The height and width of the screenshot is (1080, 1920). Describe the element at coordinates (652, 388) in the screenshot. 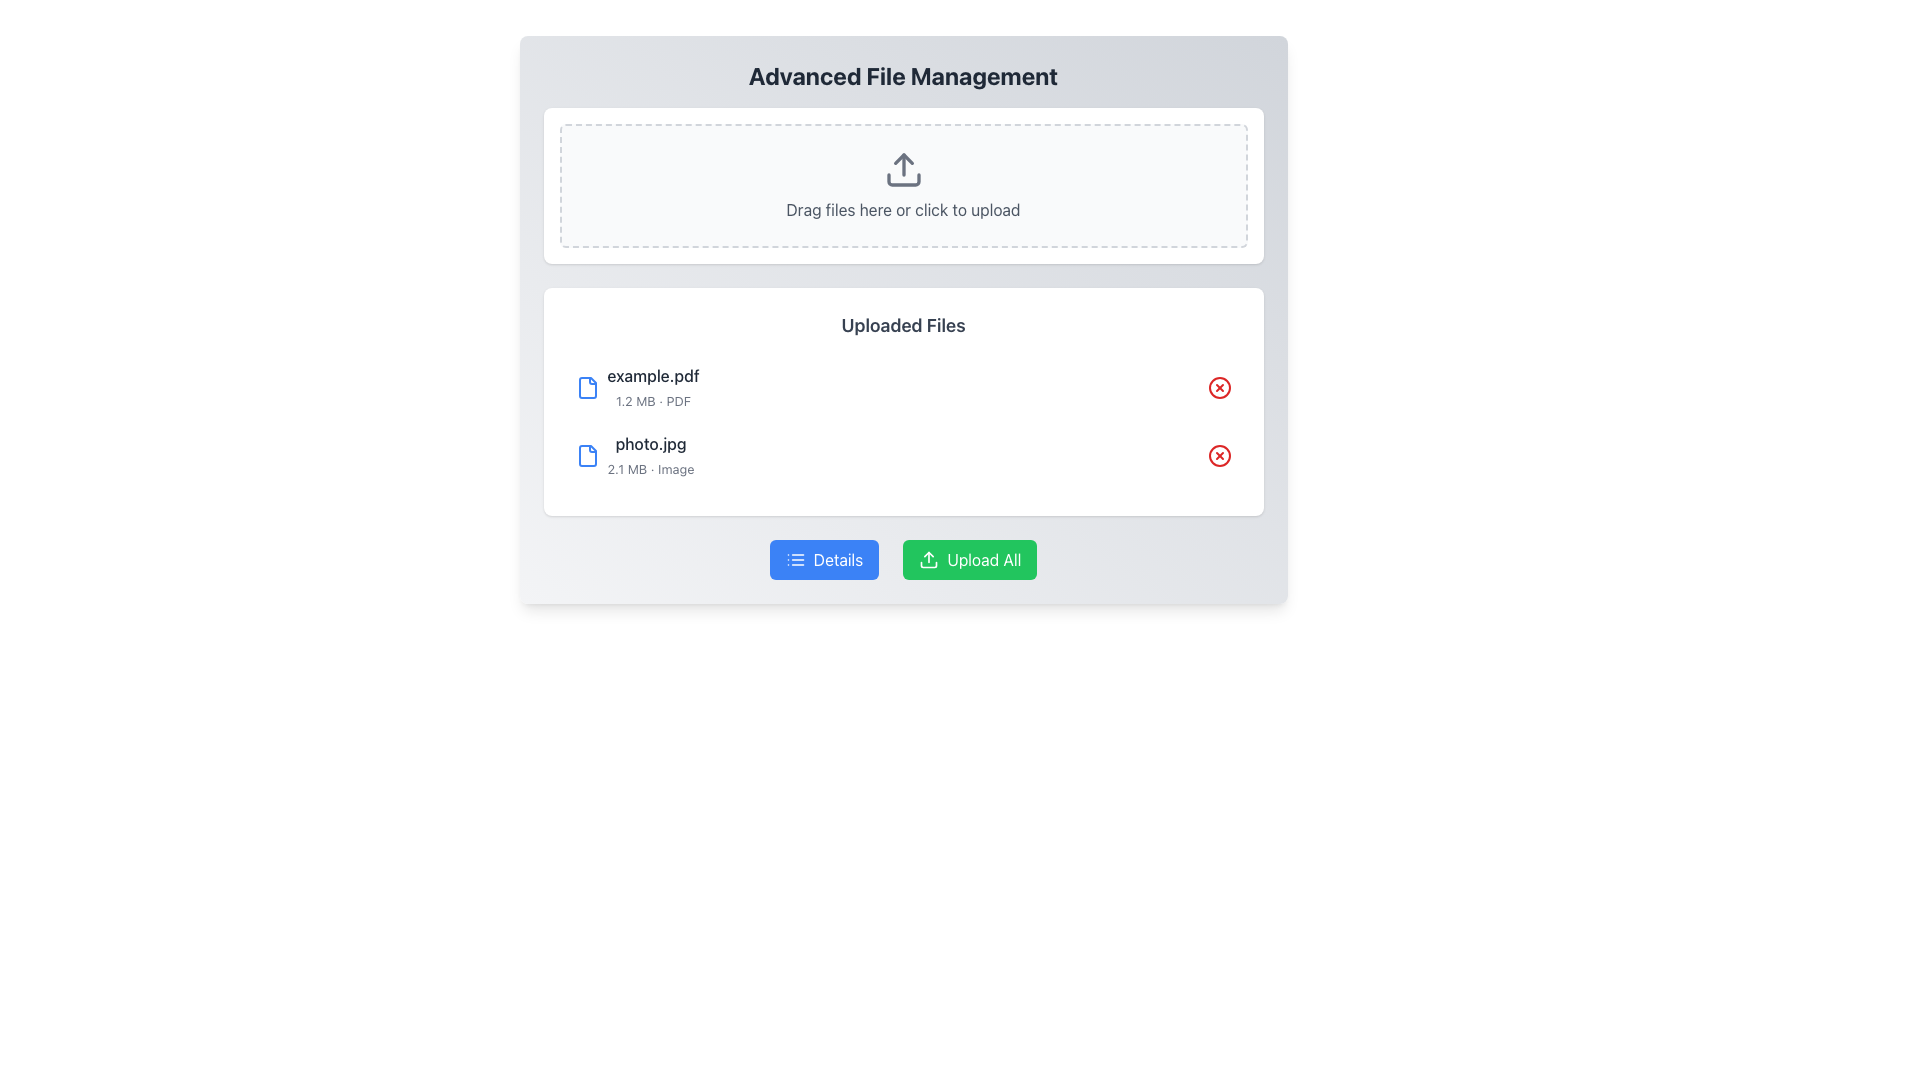

I see `the file entry displaying 'example.pdf' in the 'Uploaded Files' section of the 'Advanced File Management' interface` at that location.